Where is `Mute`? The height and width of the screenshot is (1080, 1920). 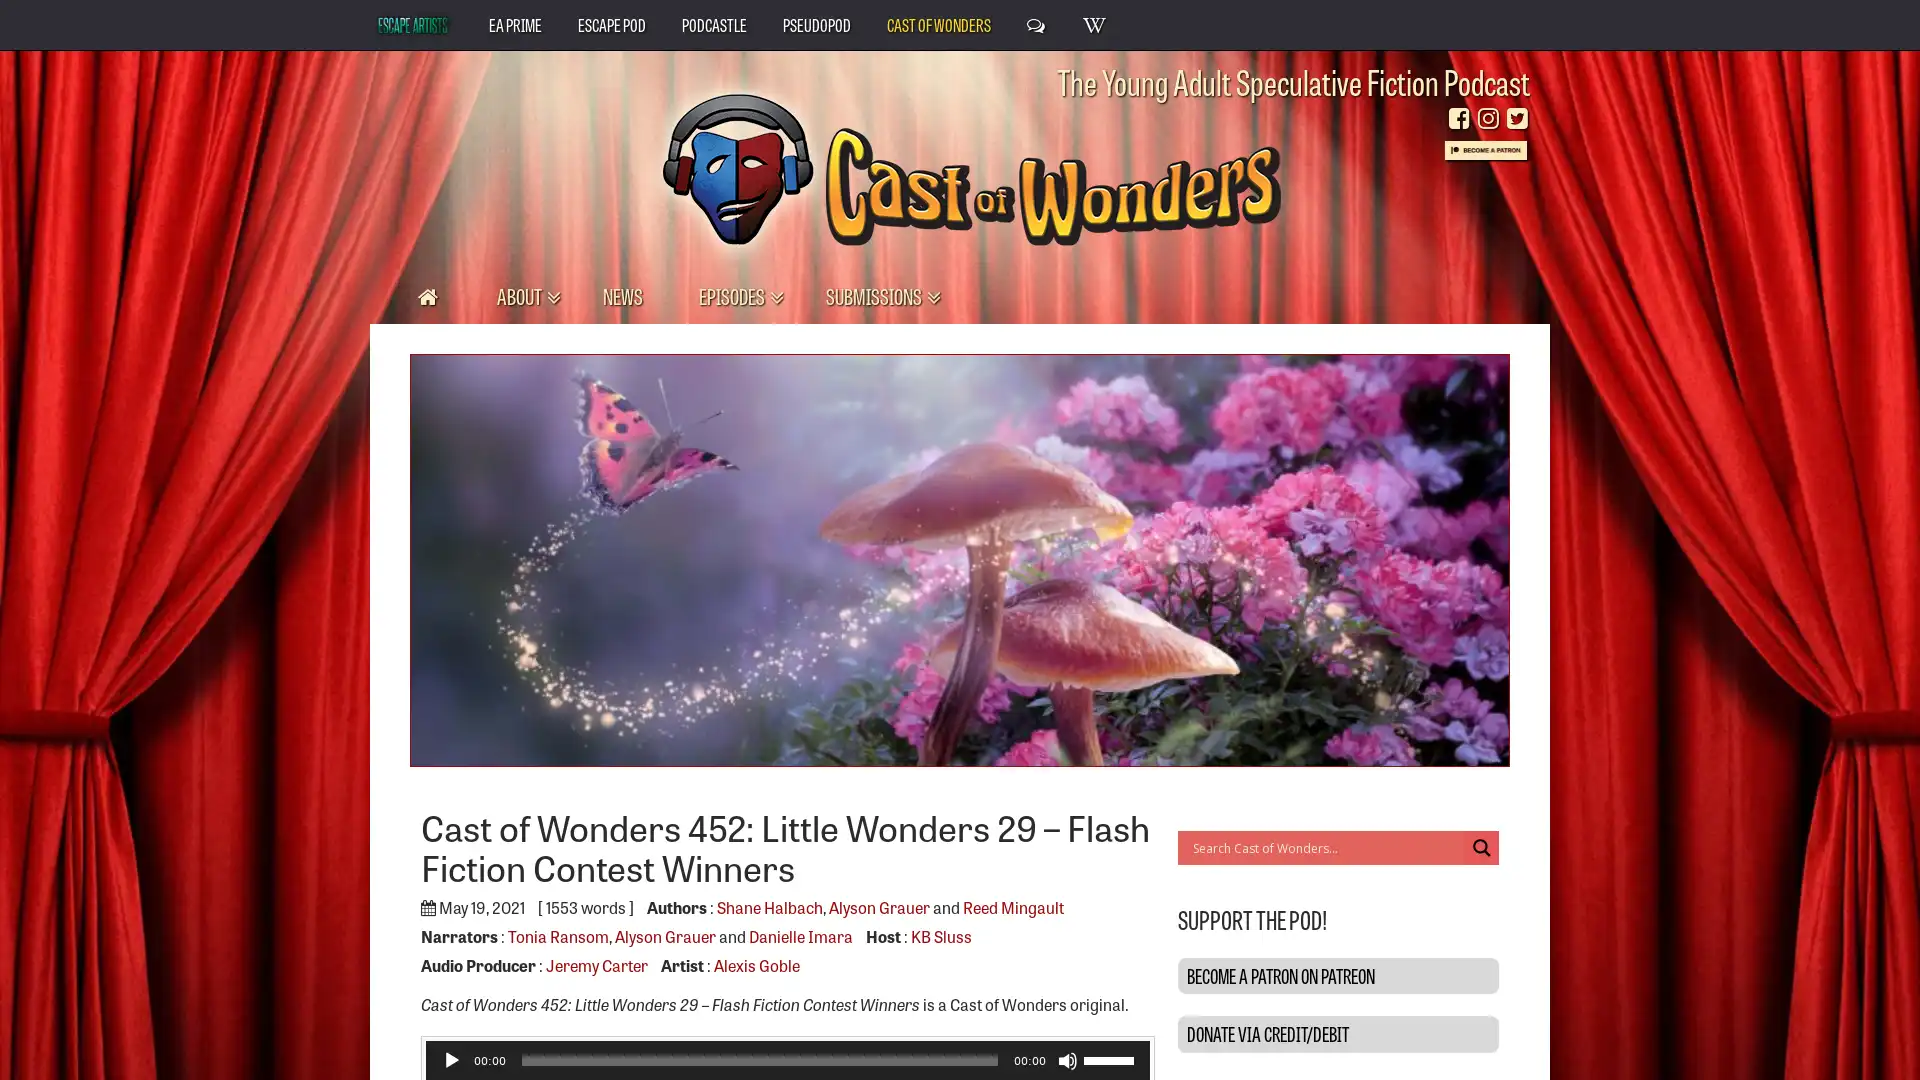
Mute is located at coordinates (1065, 1059).